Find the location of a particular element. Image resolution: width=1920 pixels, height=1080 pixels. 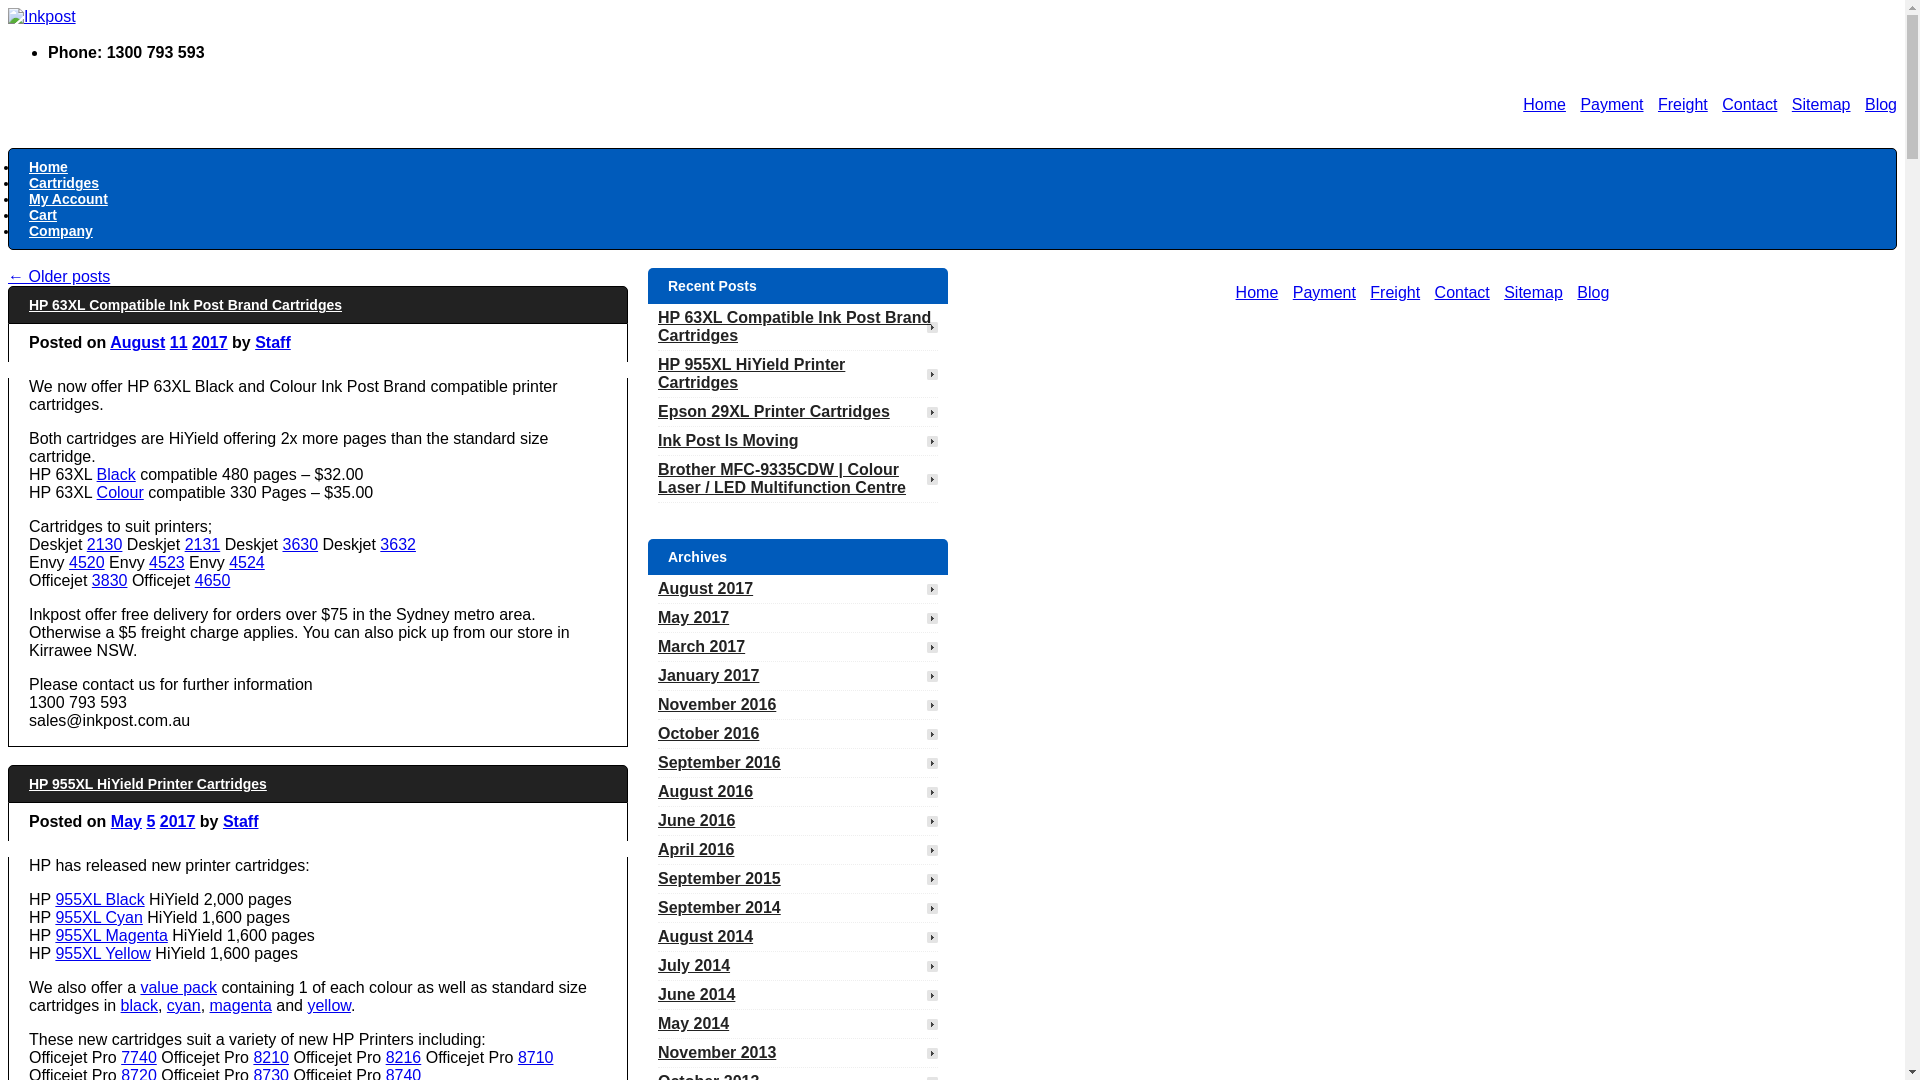

'May' is located at coordinates (125, 821).